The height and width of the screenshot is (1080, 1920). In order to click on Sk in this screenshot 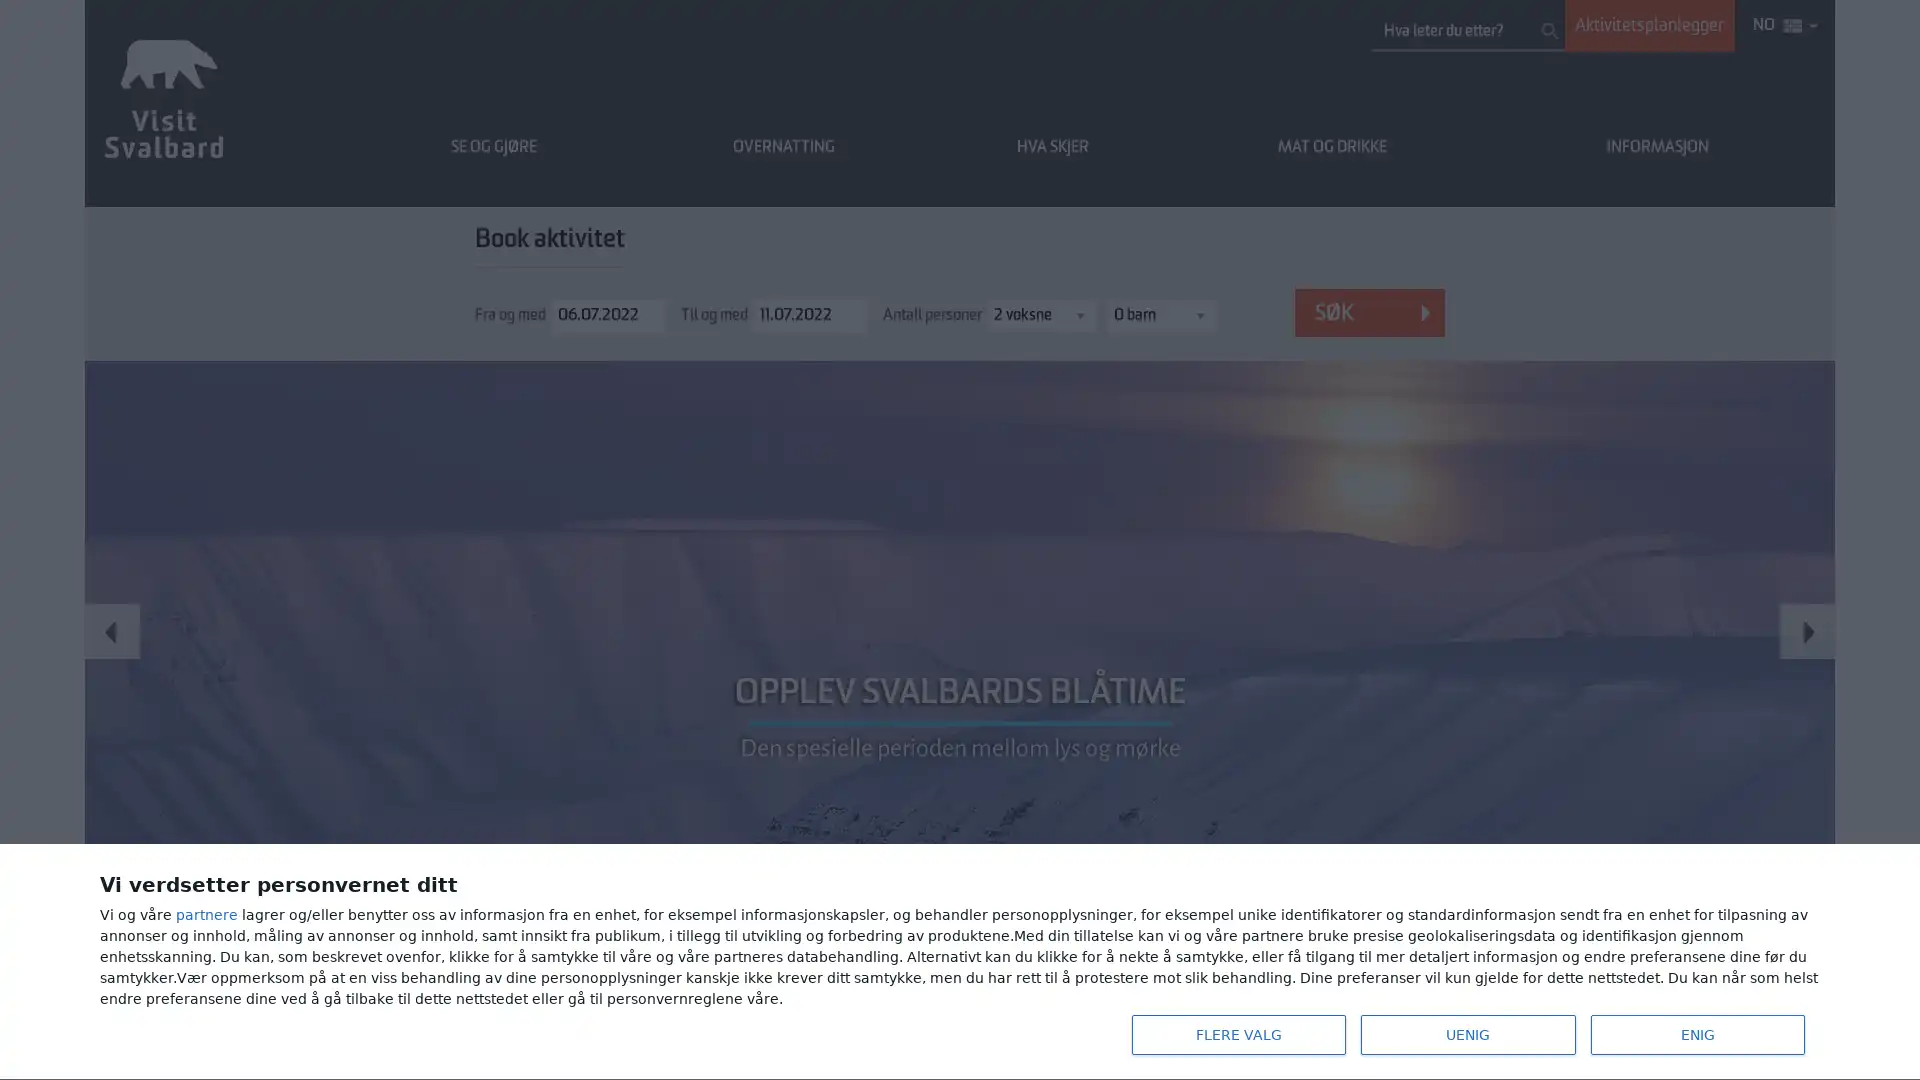, I will do `click(1368, 312)`.